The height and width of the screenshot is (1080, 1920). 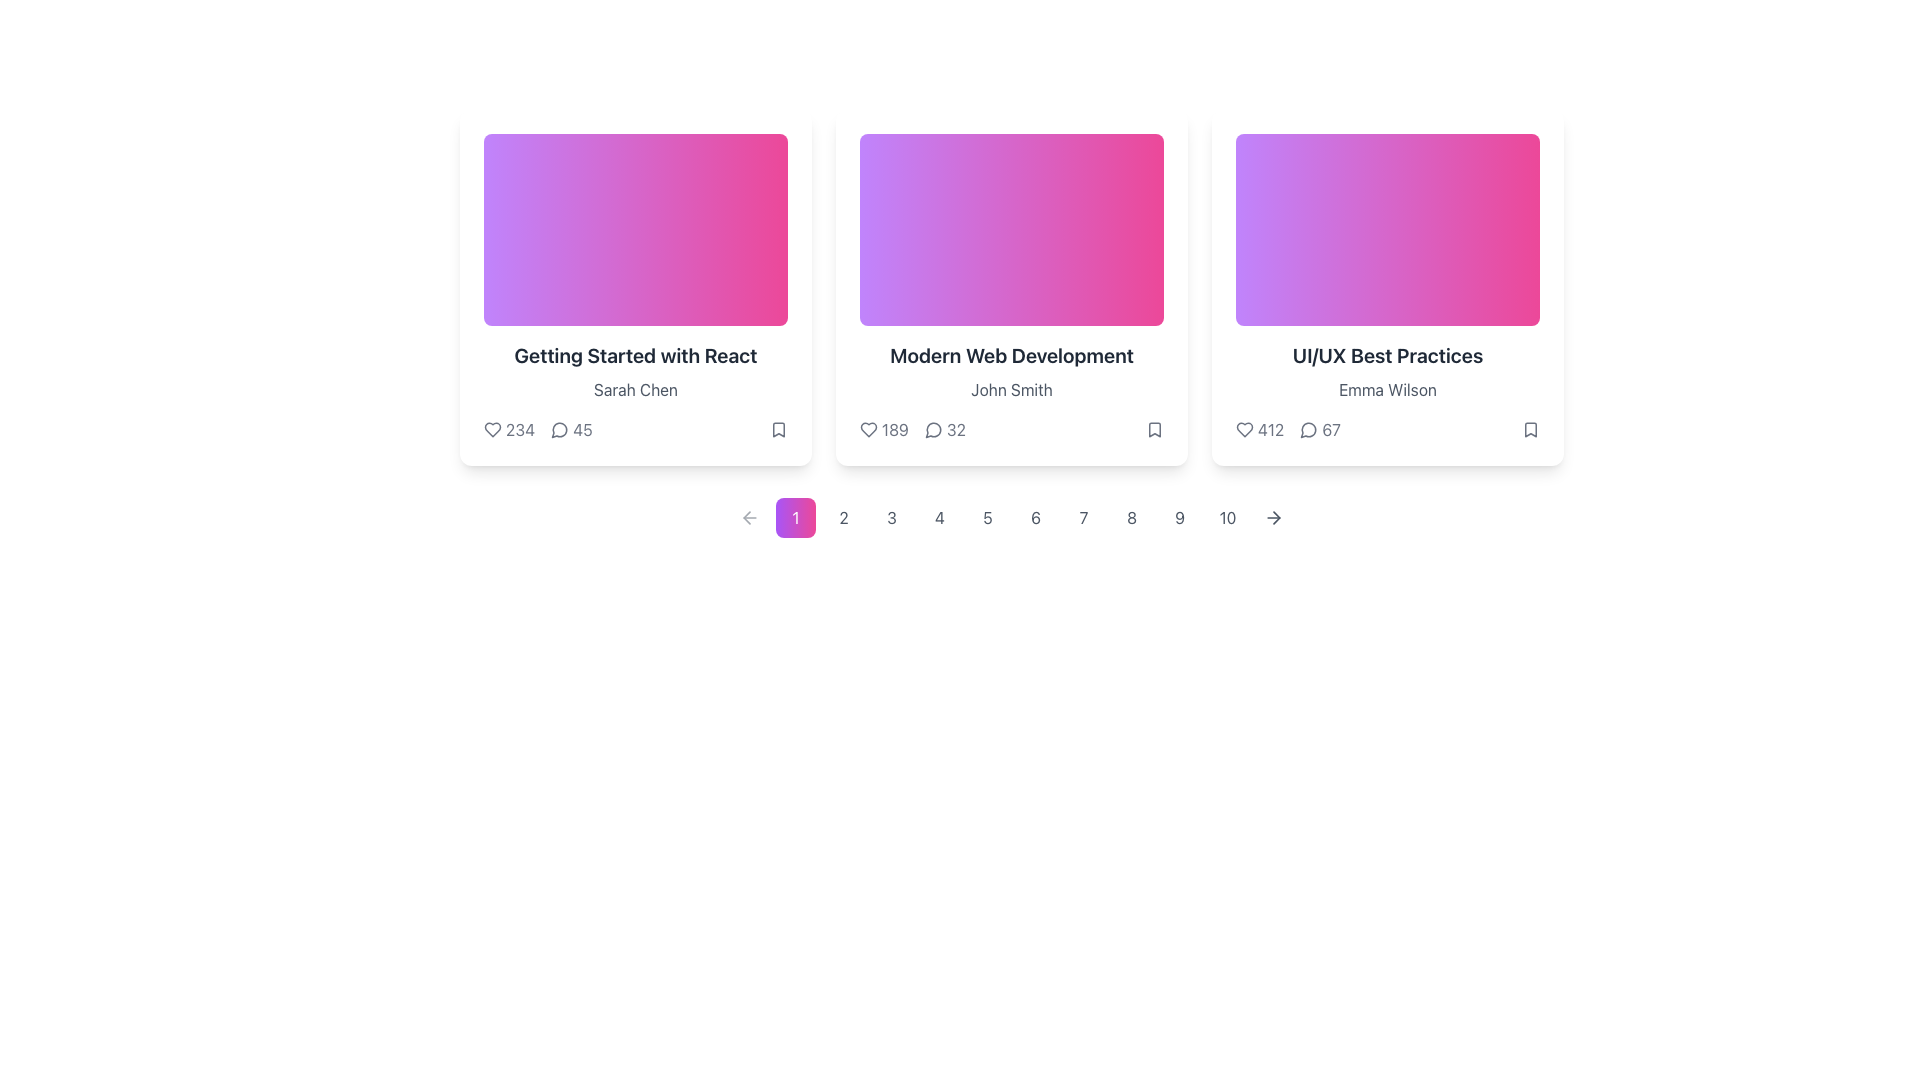 I want to click on the comment icon represented by a speech bubble, located in the bottom row of the first card titled 'Getting Started with React', near the text '45', so click(x=559, y=429).